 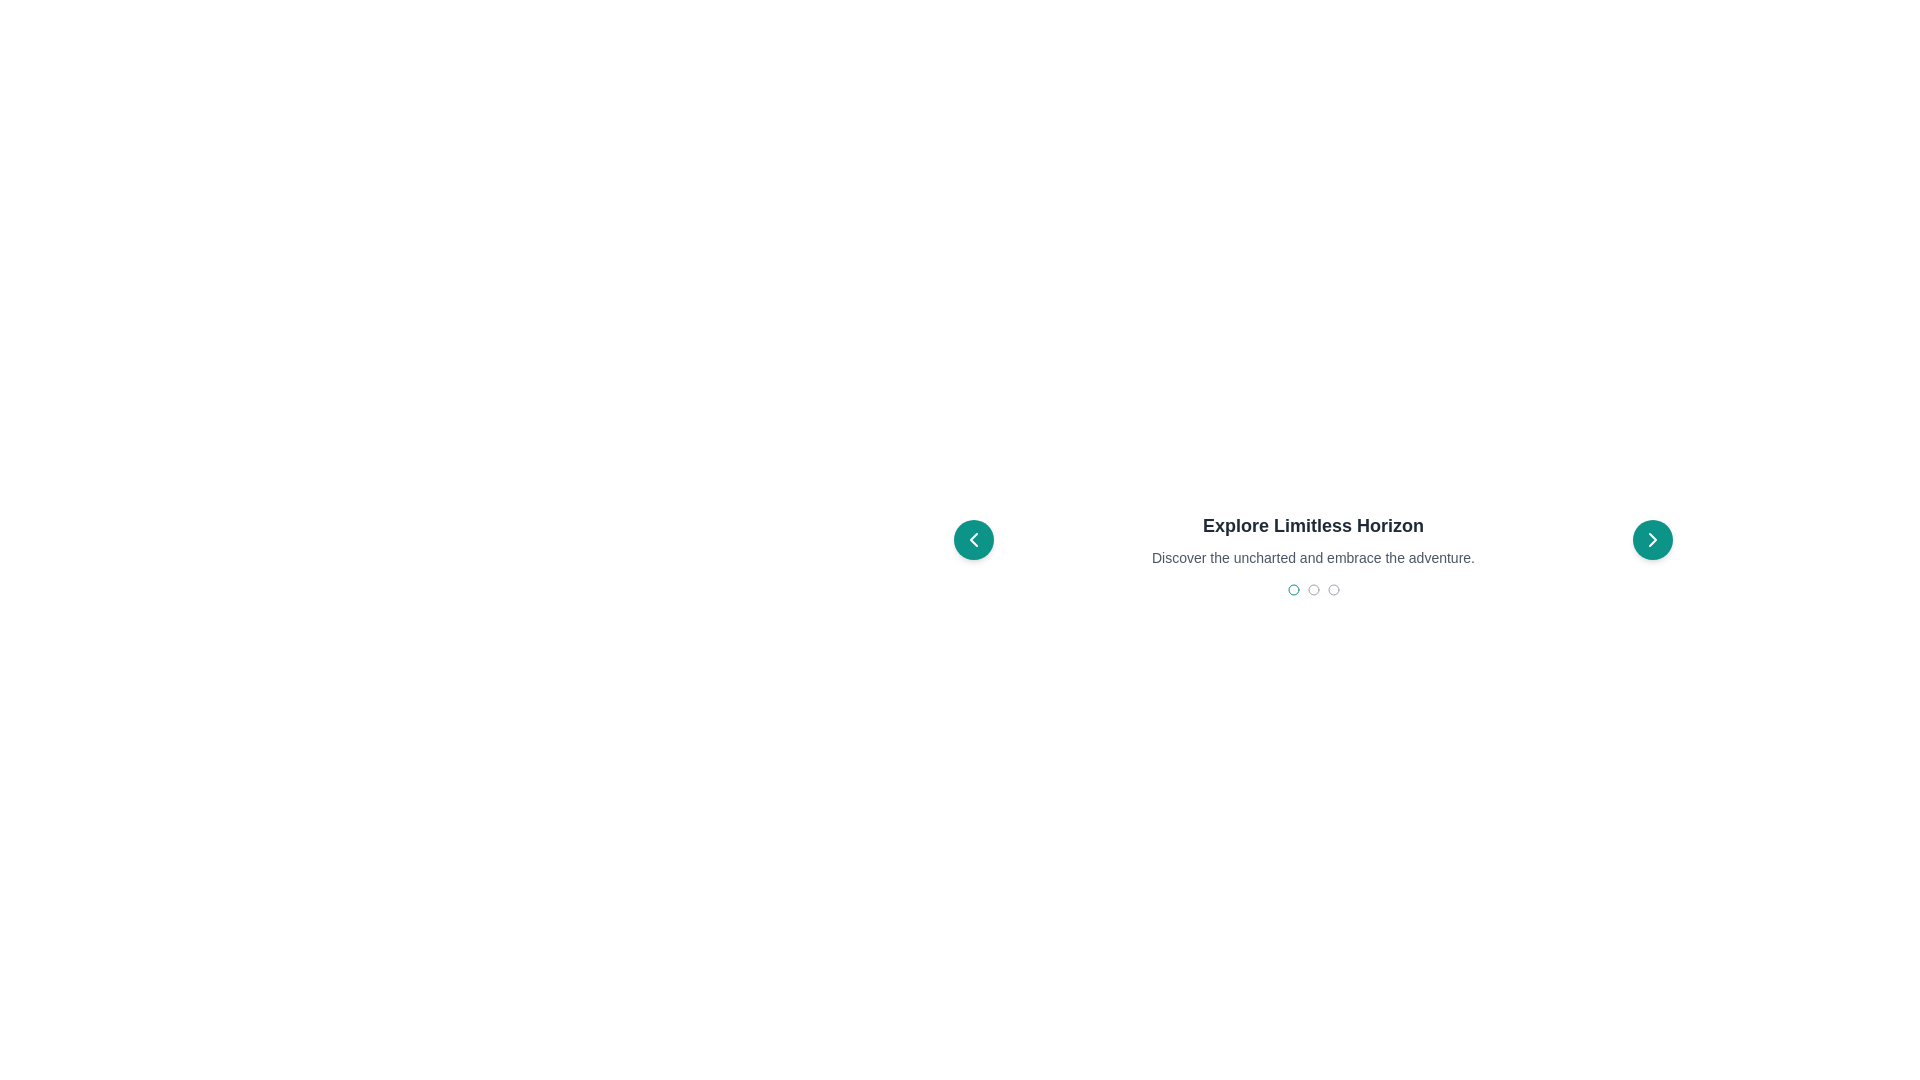 I want to click on the central pagination dot, which is visually distinct in teal color, so click(x=1313, y=589).